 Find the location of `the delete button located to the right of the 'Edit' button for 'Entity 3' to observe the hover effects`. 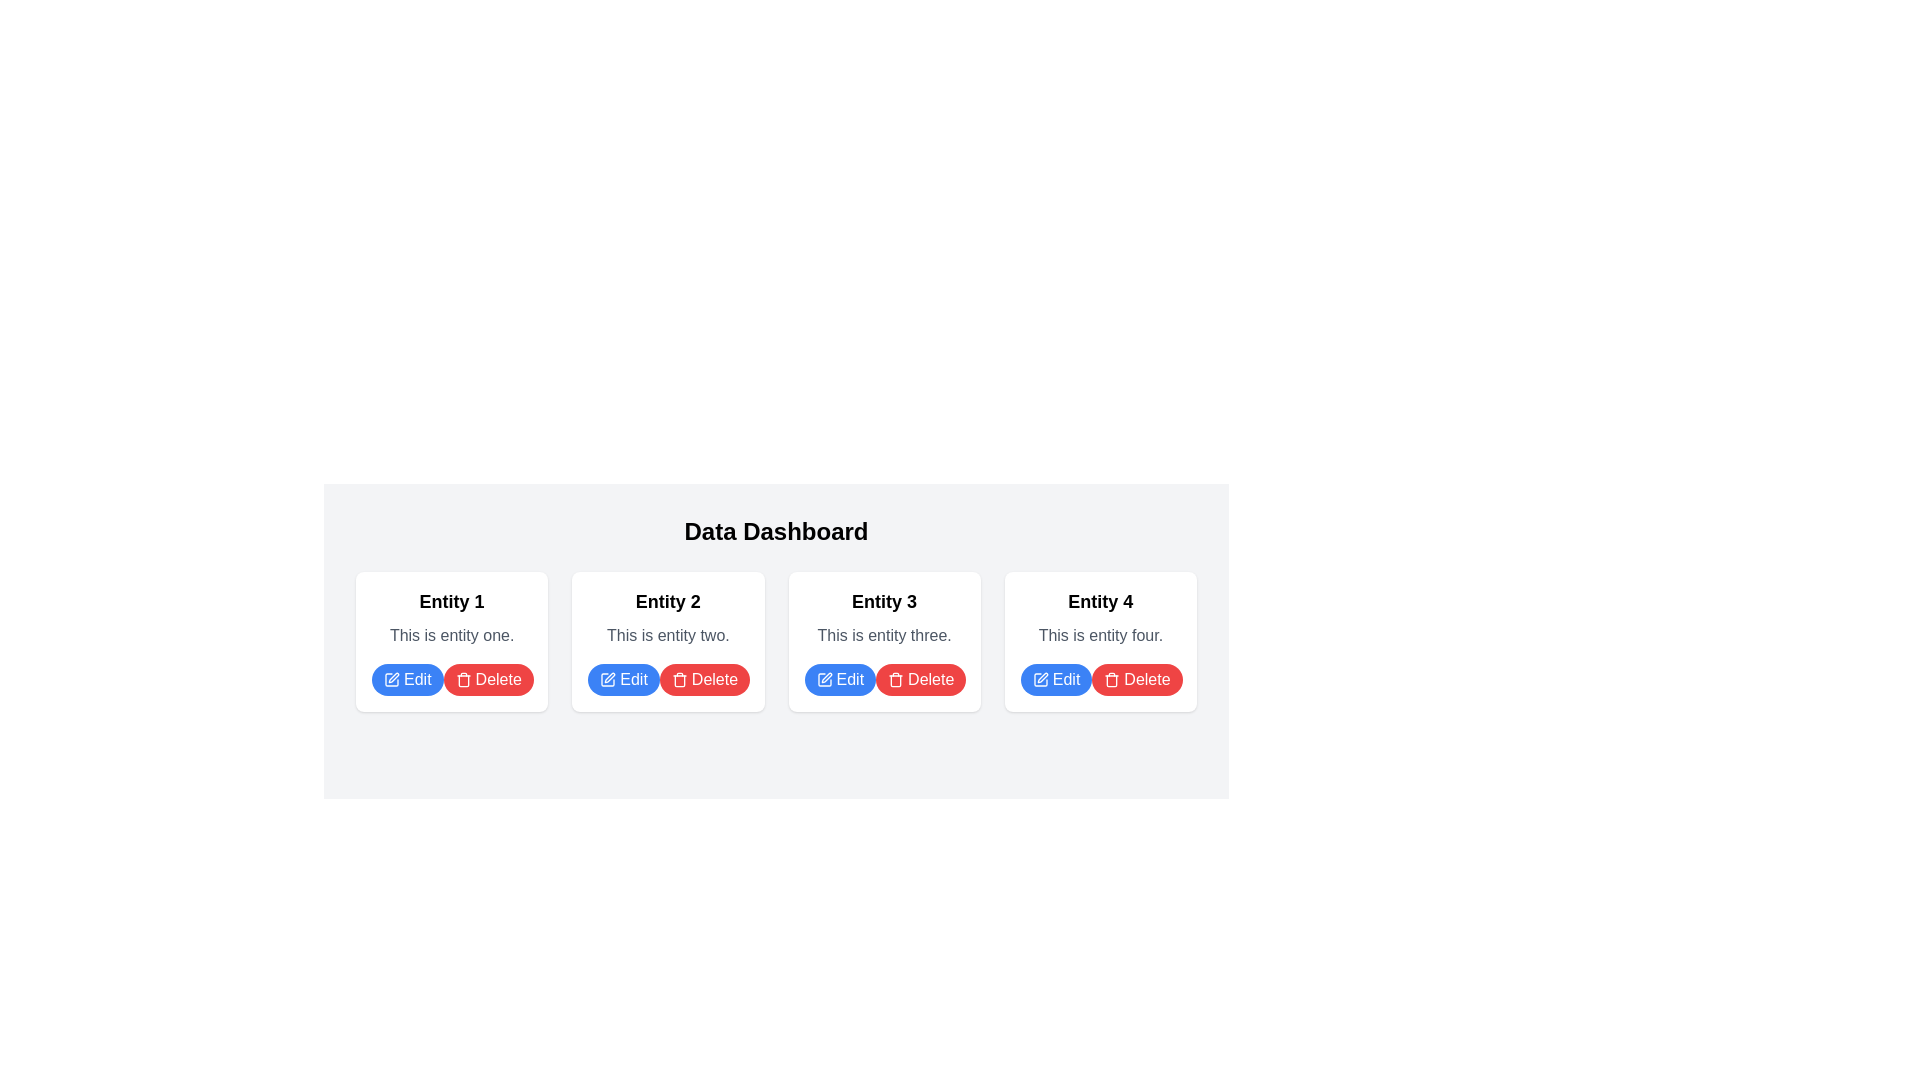

the delete button located to the right of the 'Edit' button for 'Entity 3' to observe the hover effects is located at coordinates (920, 678).